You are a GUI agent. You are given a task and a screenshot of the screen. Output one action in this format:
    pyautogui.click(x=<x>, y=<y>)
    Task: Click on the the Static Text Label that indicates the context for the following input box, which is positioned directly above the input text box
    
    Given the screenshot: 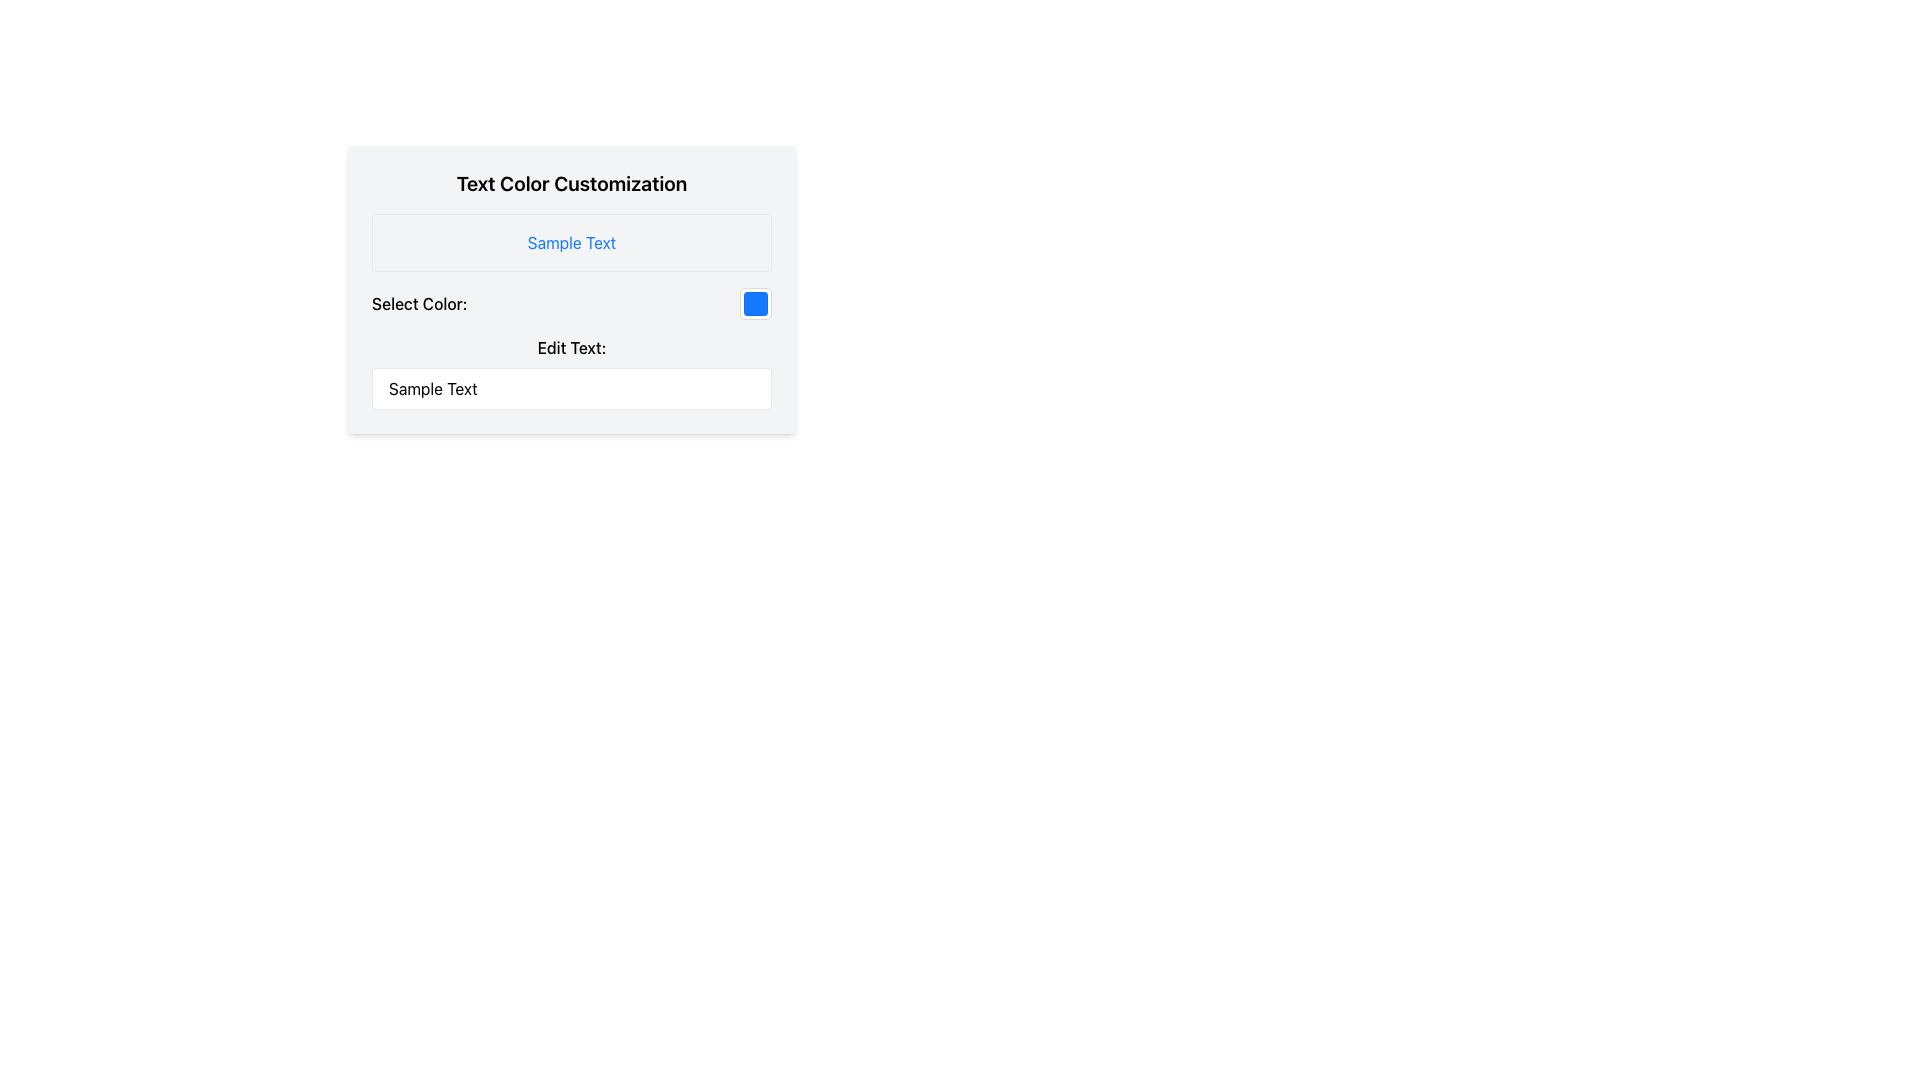 What is the action you would take?
    pyautogui.click(x=570, y=346)
    